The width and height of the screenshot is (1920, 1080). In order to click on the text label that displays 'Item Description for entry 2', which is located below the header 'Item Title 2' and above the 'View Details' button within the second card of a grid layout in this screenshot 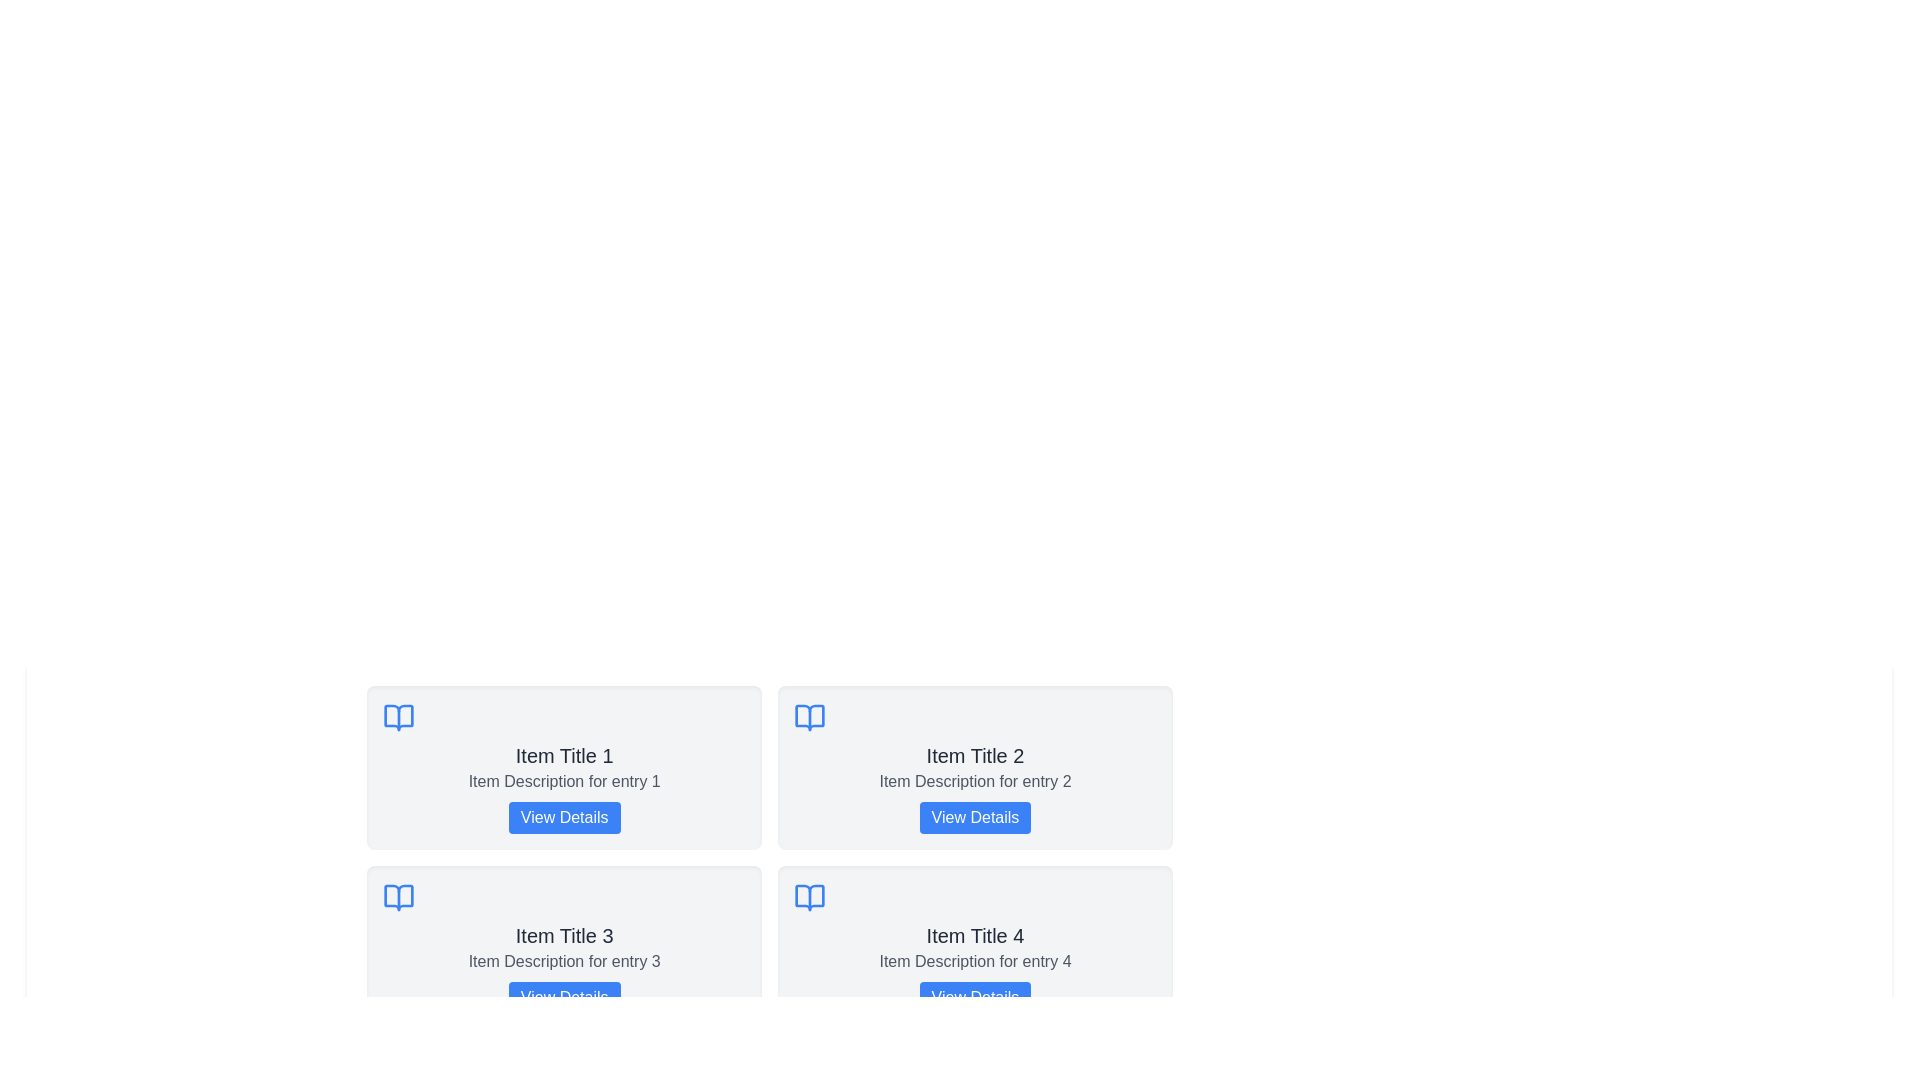, I will do `click(975, 781)`.